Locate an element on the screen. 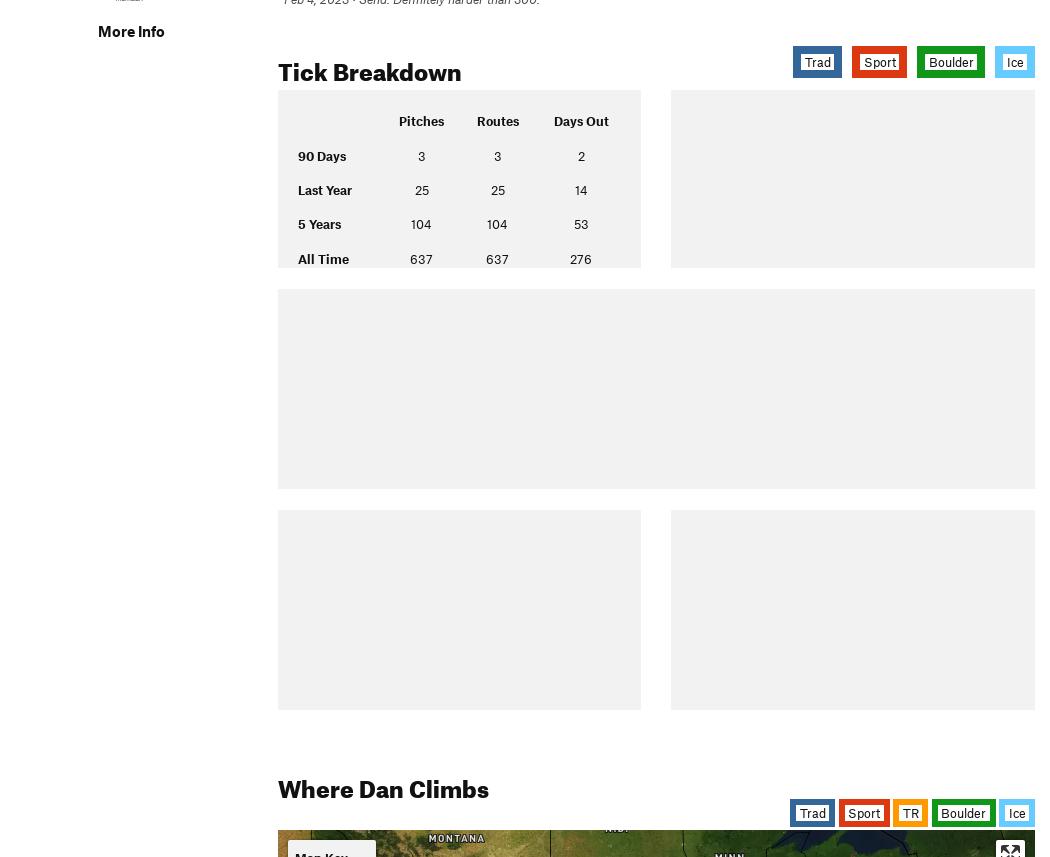 This screenshot has width=1050, height=857. 'More Info' is located at coordinates (97, 29).